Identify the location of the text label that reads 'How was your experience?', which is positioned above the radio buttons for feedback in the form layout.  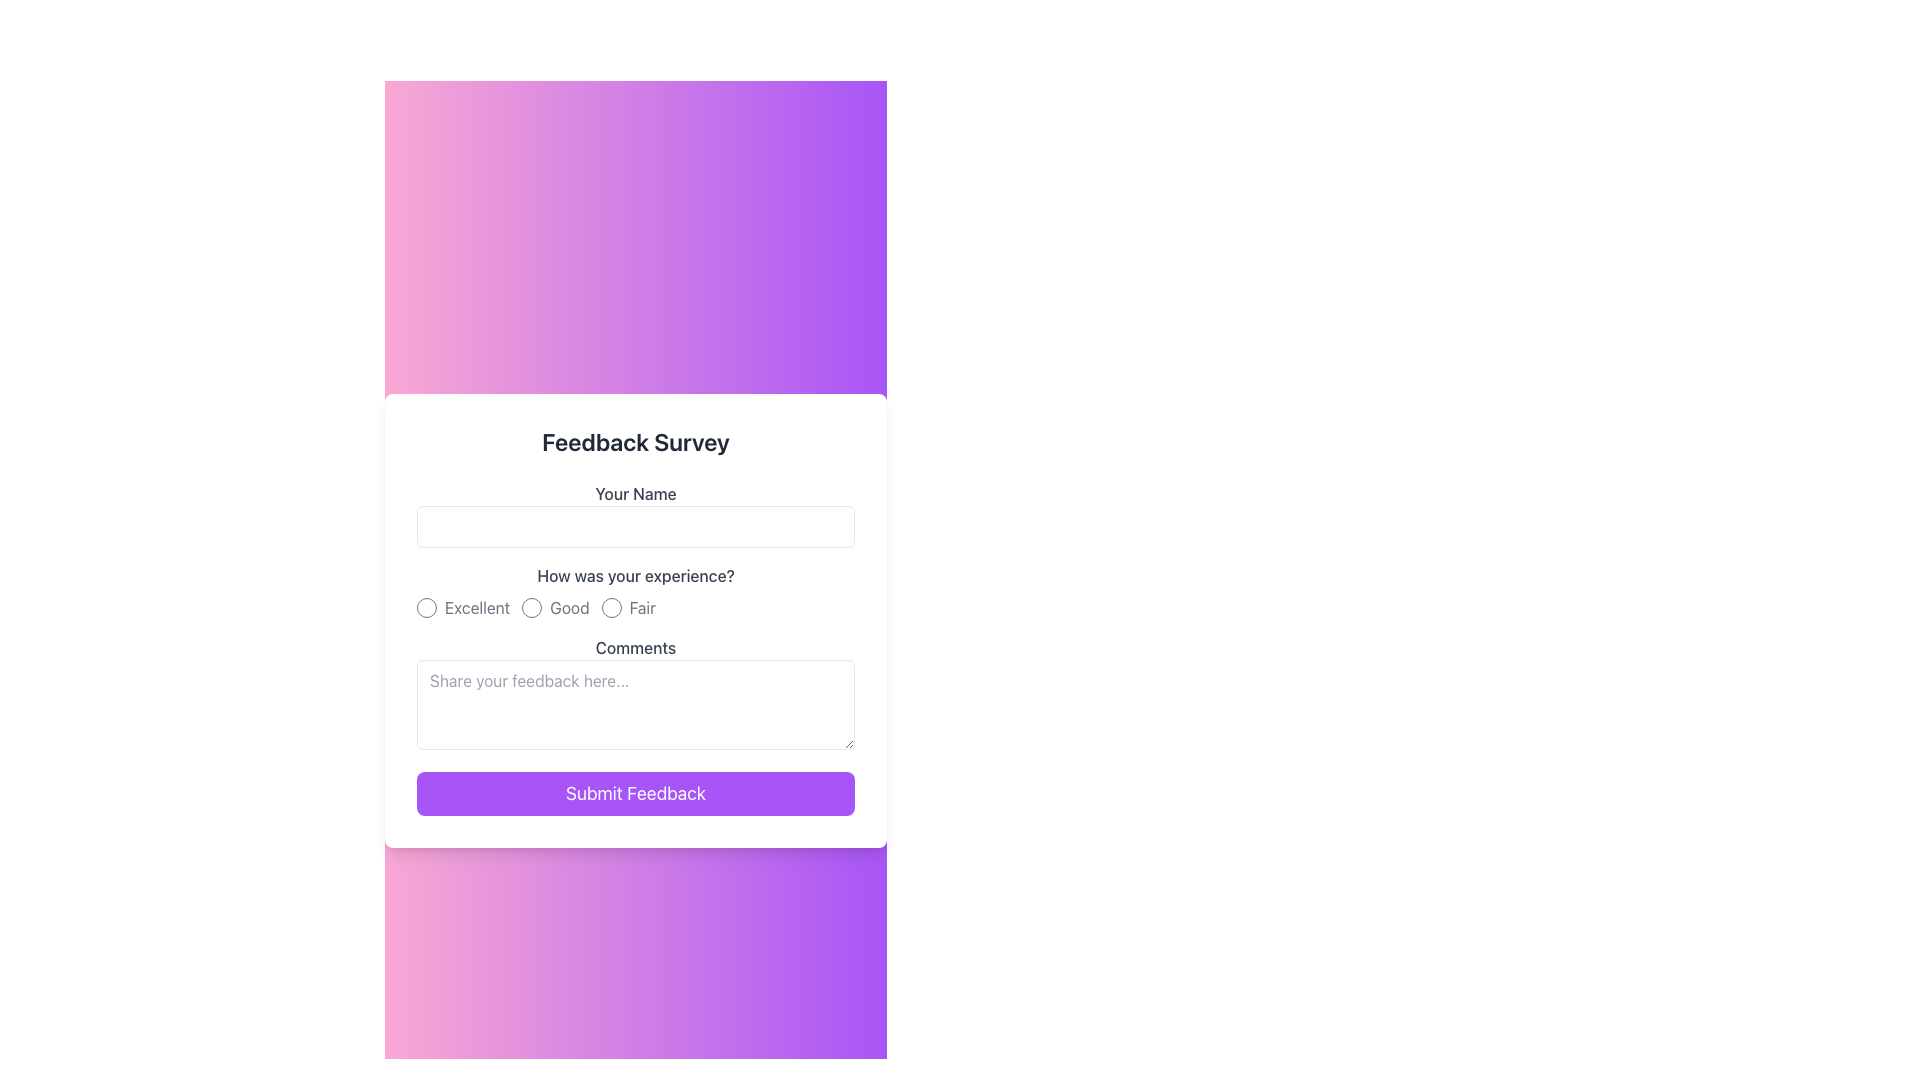
(634, 575).